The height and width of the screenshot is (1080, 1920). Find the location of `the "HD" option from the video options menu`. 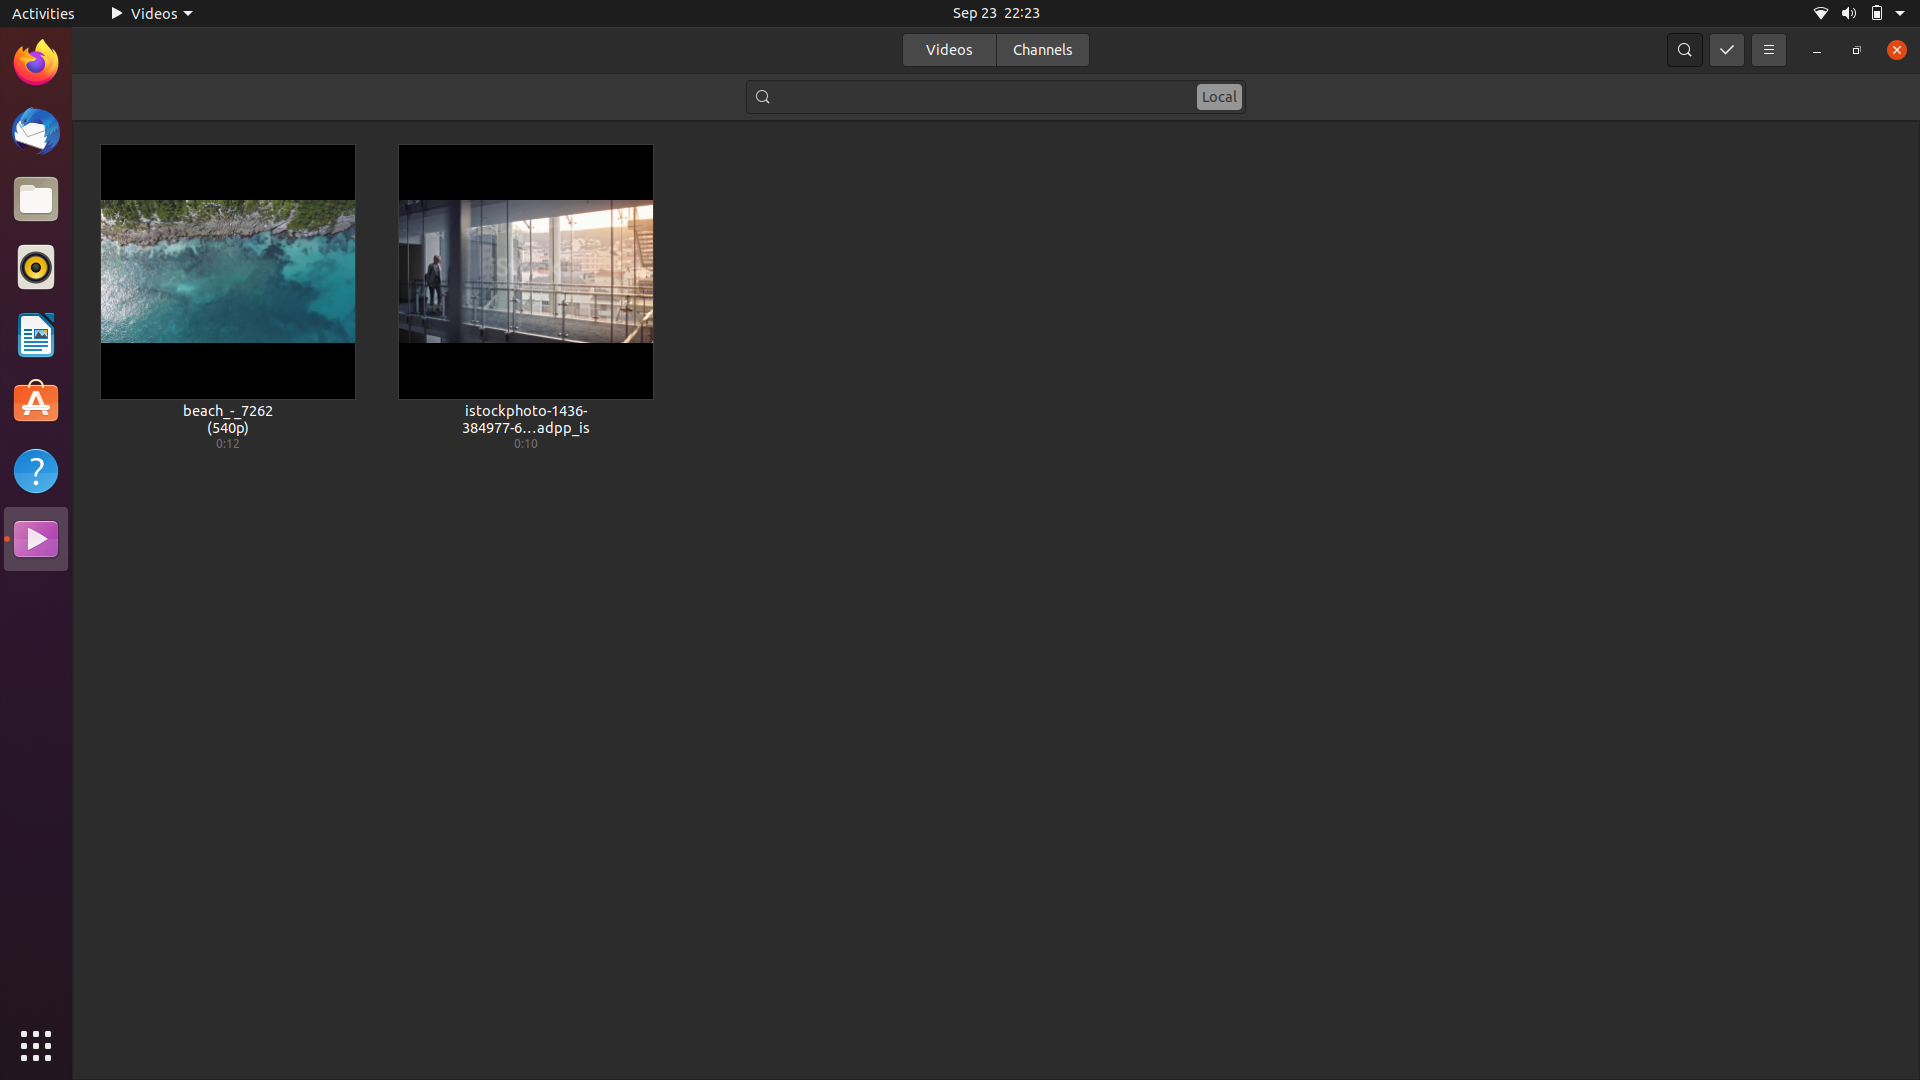

the "HD" option from the video options menu is located at coordinates (1766, 46).